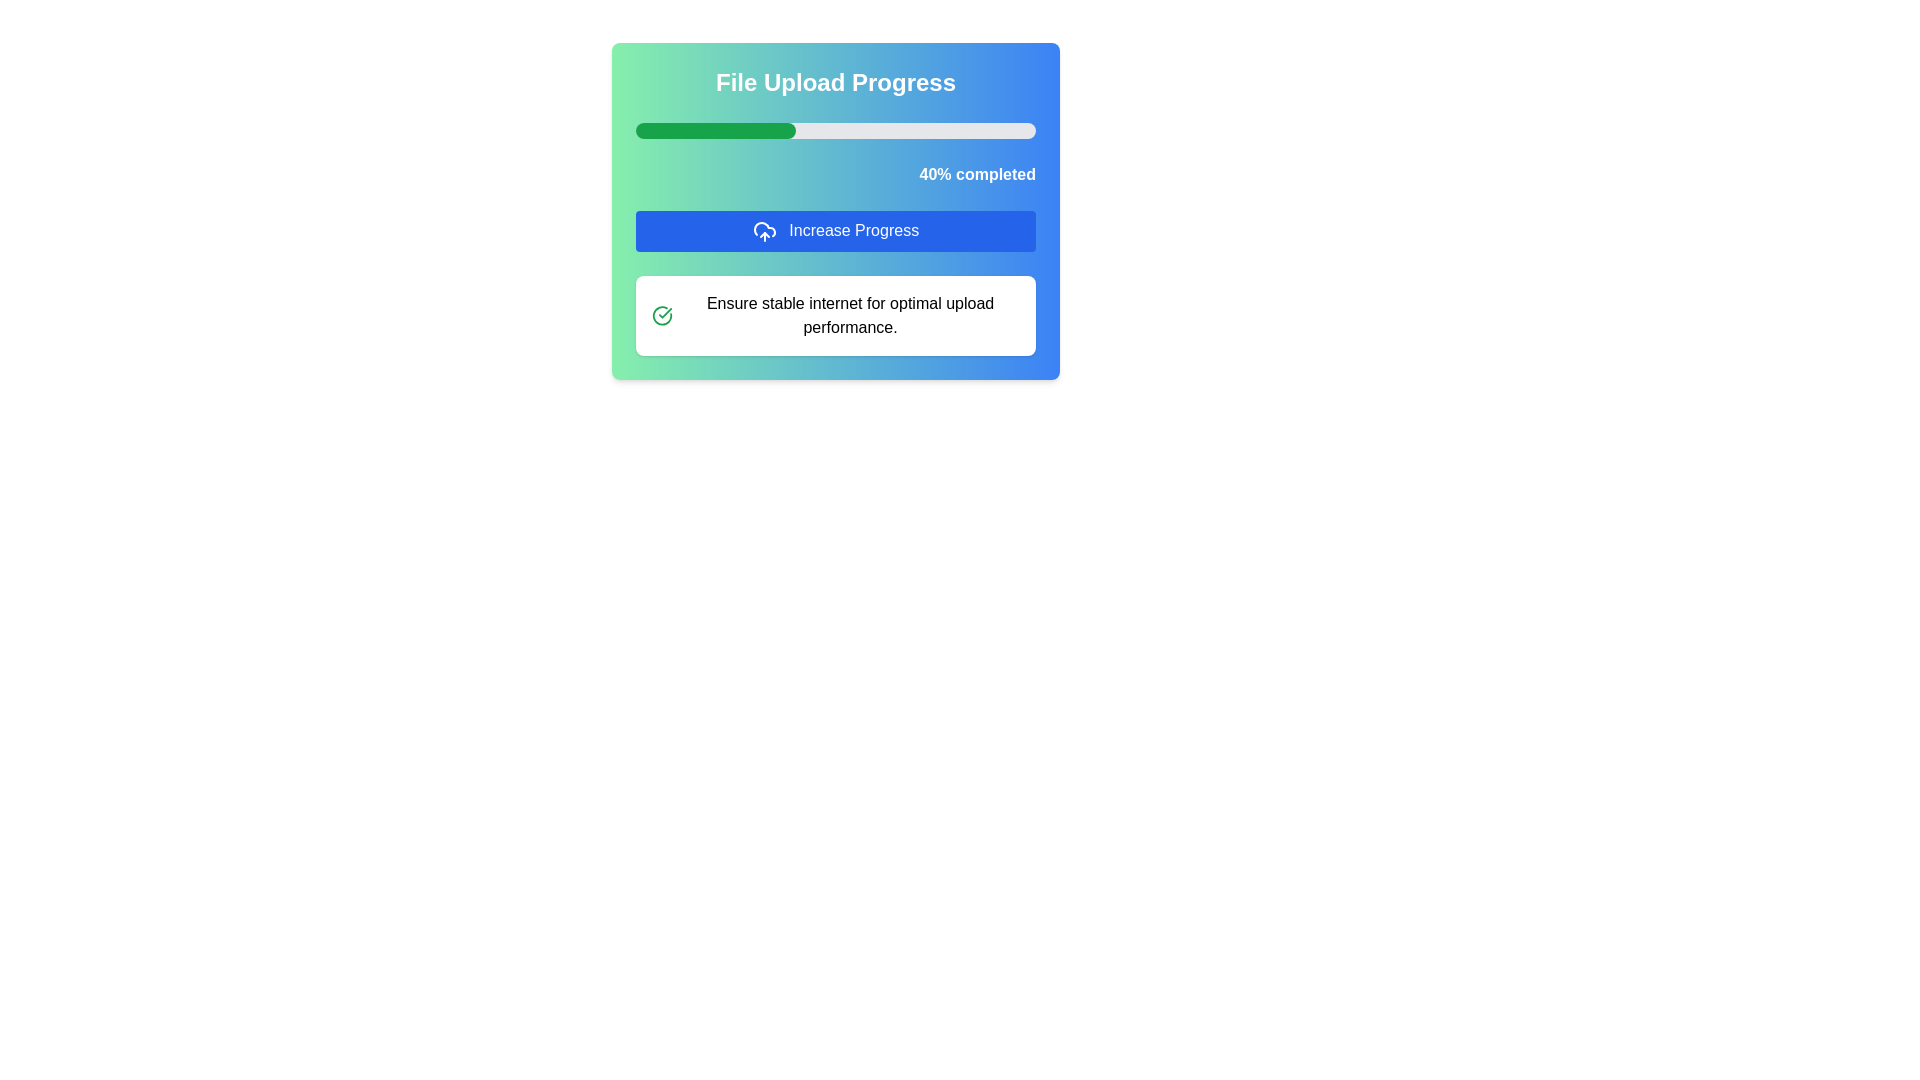 This screenshot has height=1080, width=1920. Describe the element at coordinates (835, 230) in the screenshot. I see `the 'Increase Progress' button, a rectangular blue button with rounded edges containing white text and an upward arrow icon` at that location.